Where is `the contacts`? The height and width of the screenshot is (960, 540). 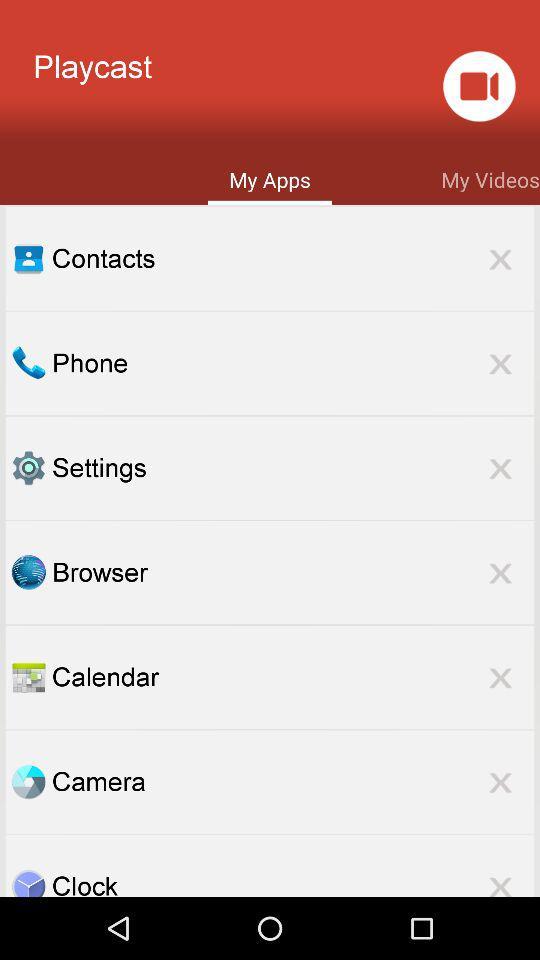
the contacts is located at coordinates (292, 257).